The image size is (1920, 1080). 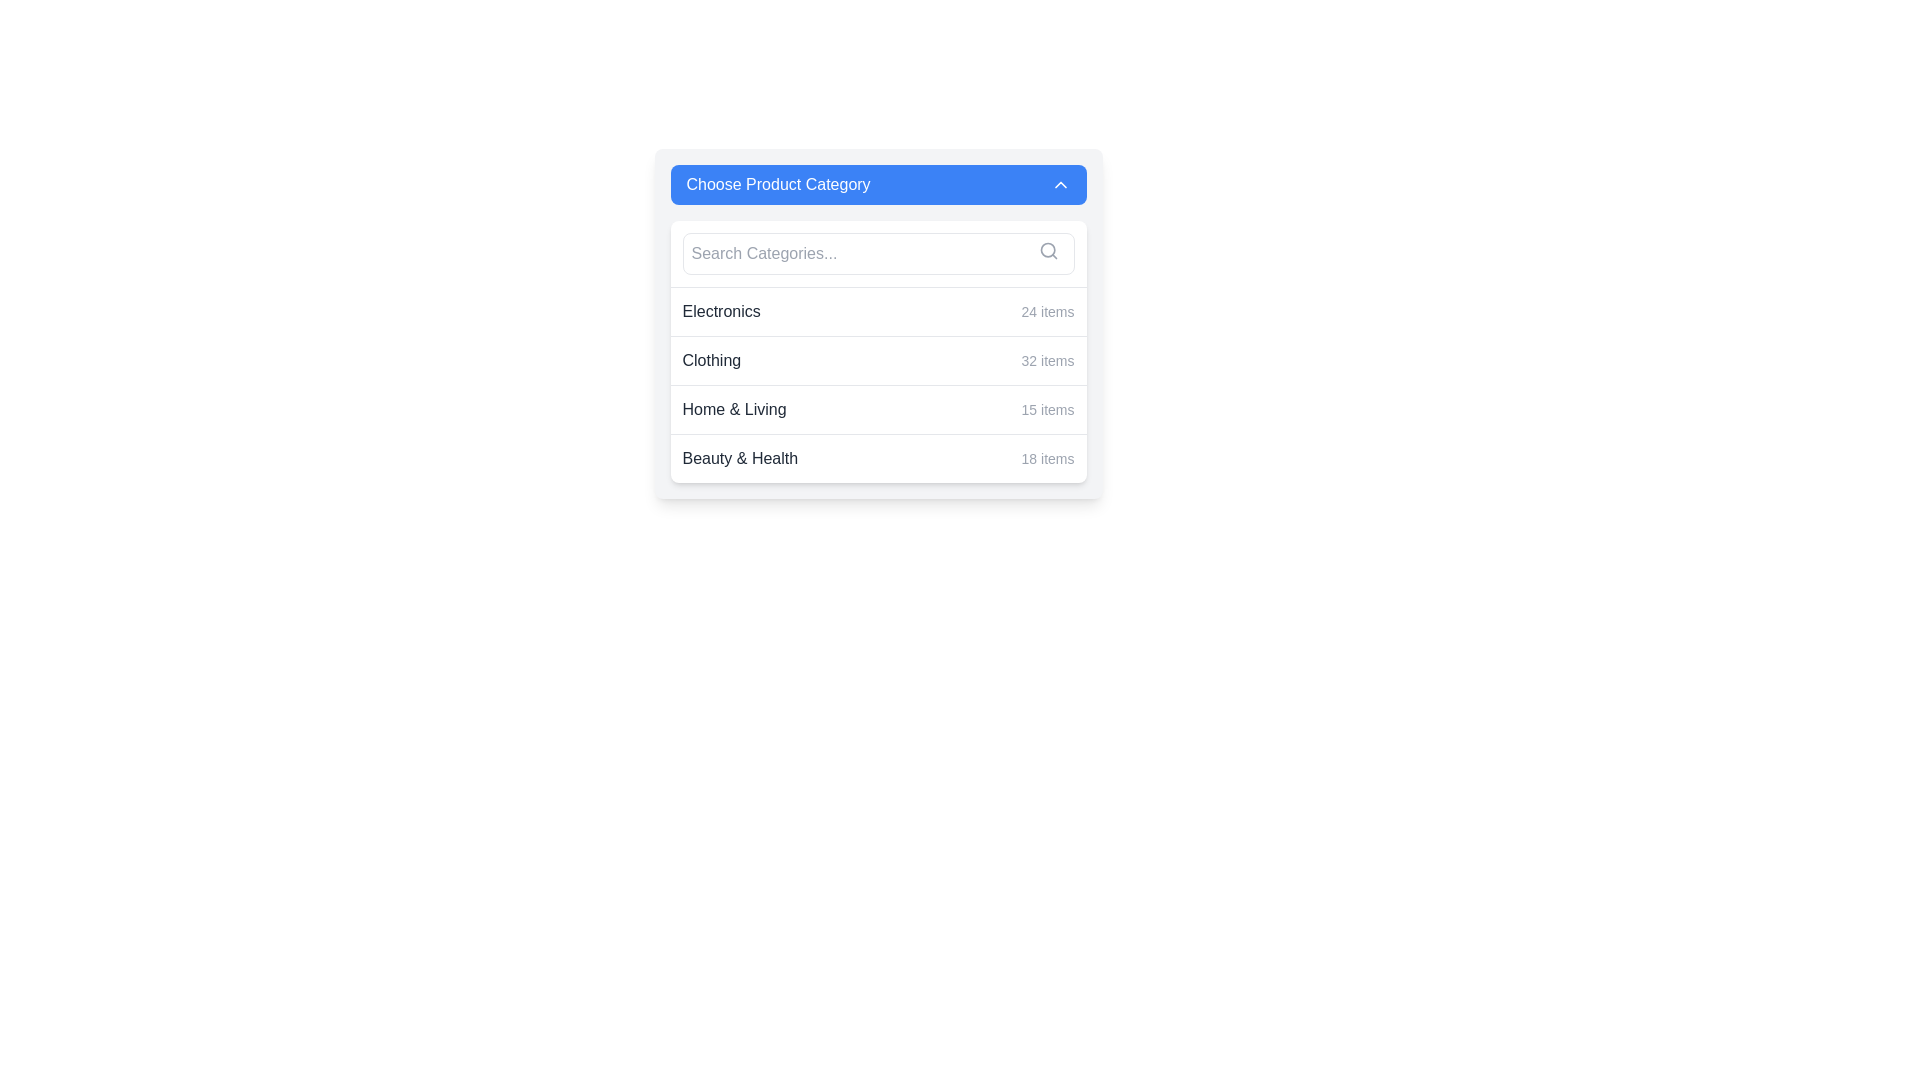 What do you see at coordinates (878, 458) in the screenshot?
I see `the Category Selection Item labeled 'Beauty & Health'` at bounding box center [878, 458].